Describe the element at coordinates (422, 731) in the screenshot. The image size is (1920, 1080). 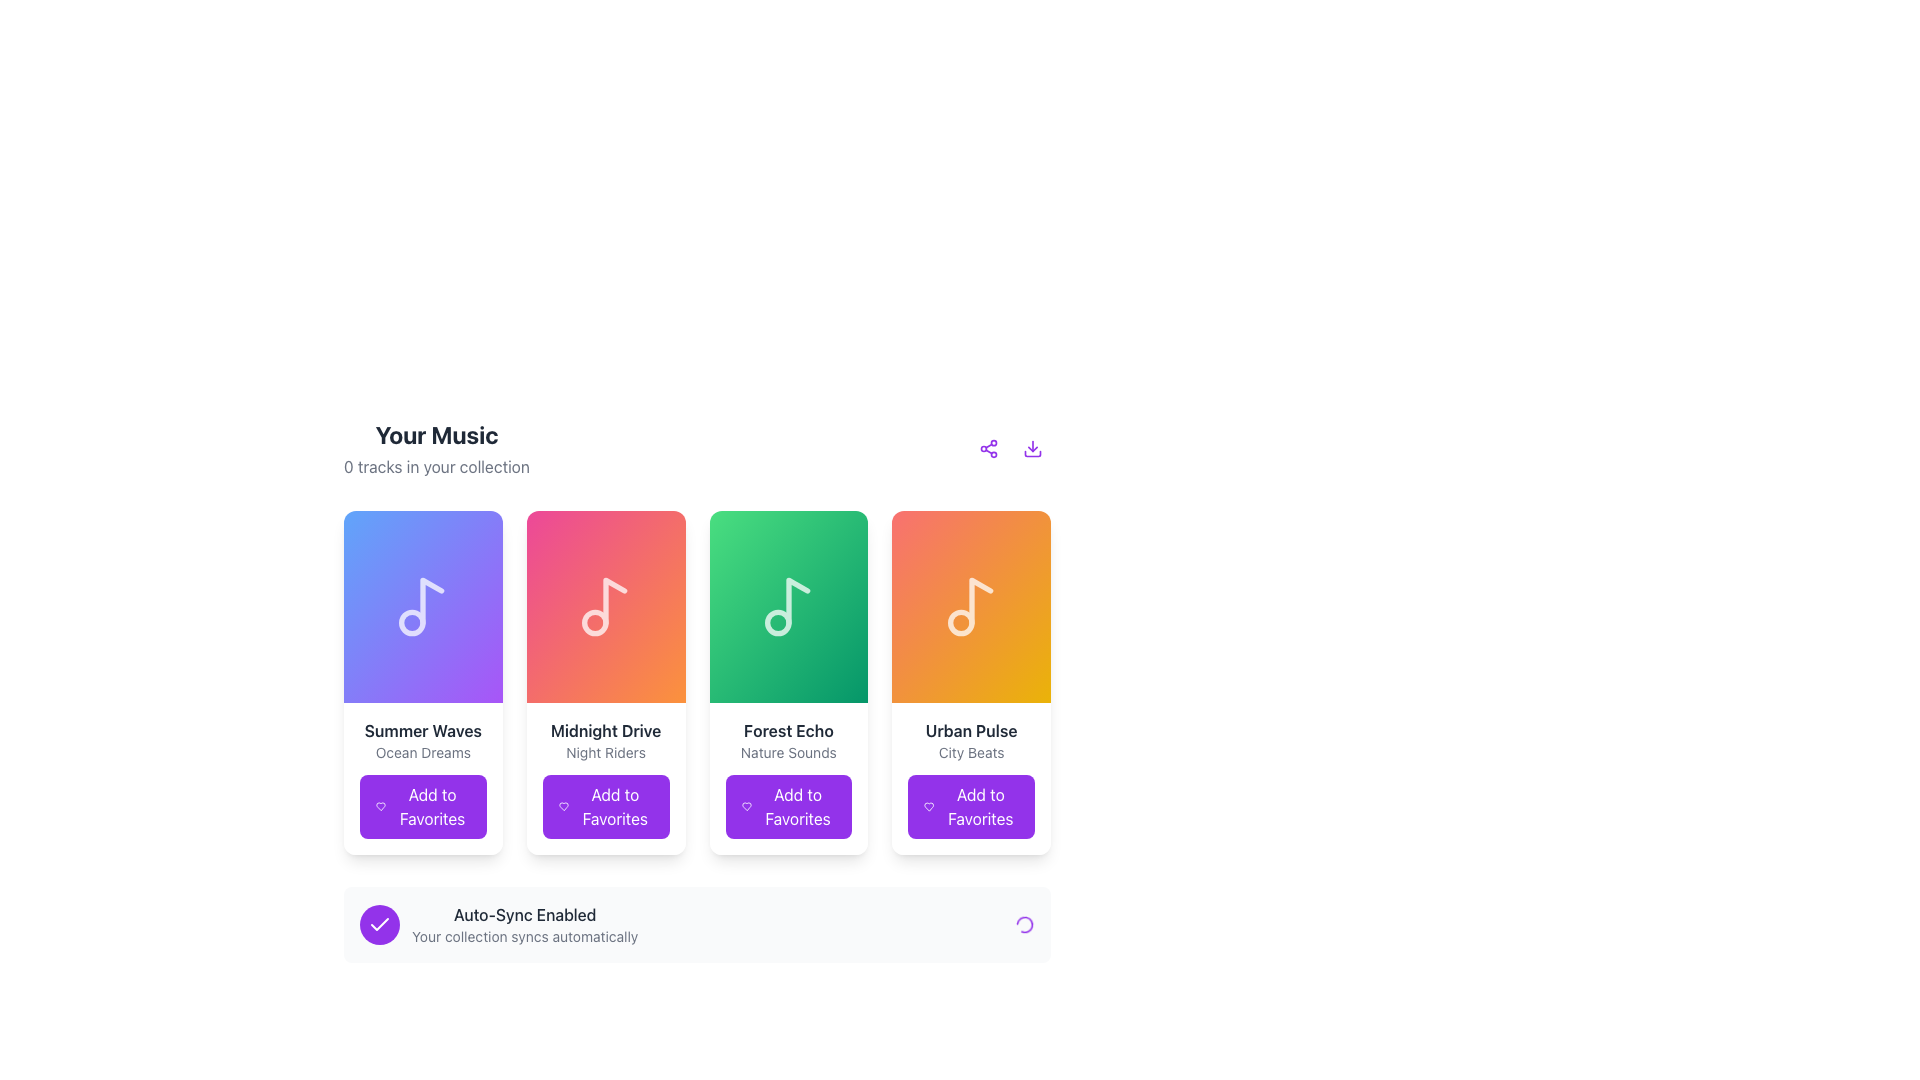
I see `text from the title label located at the top of the first card in a row of four cards, which serves as the primary identifier for the card's content` at that location.